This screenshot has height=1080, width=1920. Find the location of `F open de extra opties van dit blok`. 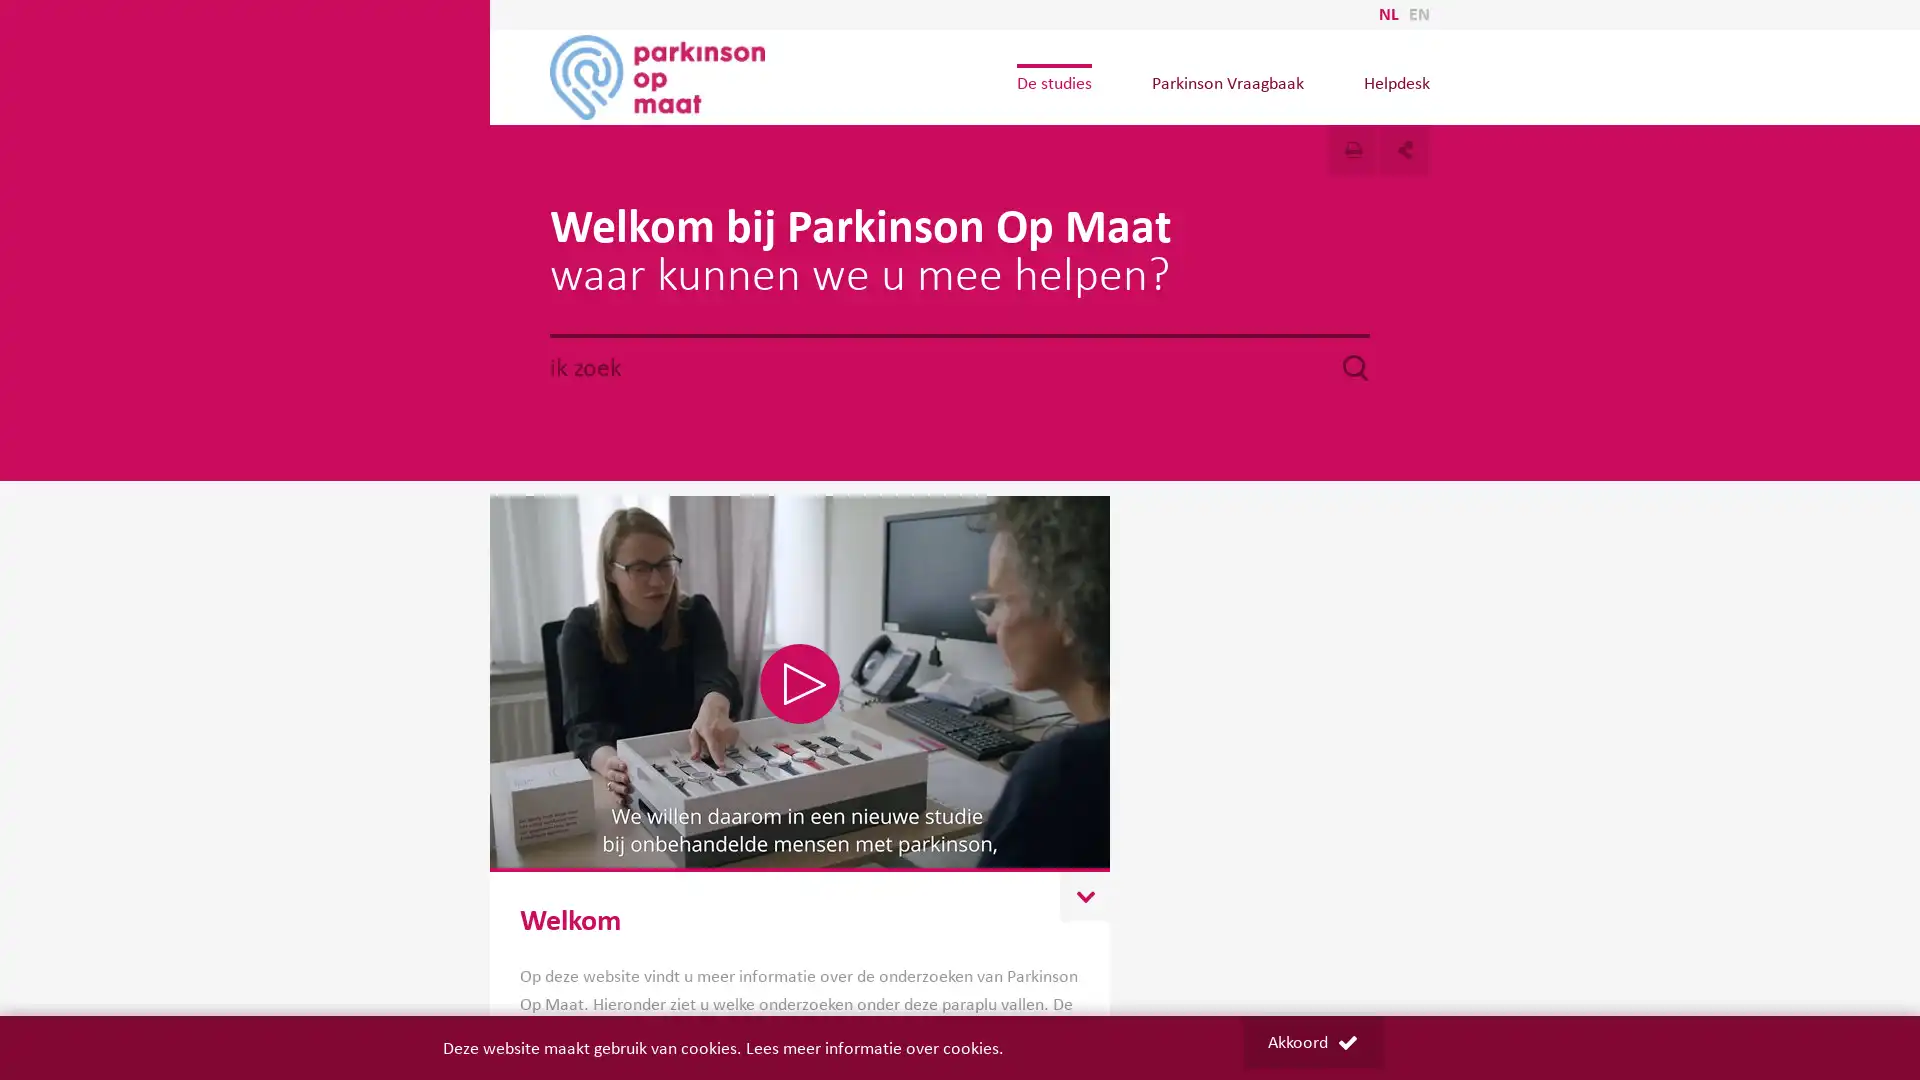

F open de extra opties van dit blok is located at coordinates (1083, 896).